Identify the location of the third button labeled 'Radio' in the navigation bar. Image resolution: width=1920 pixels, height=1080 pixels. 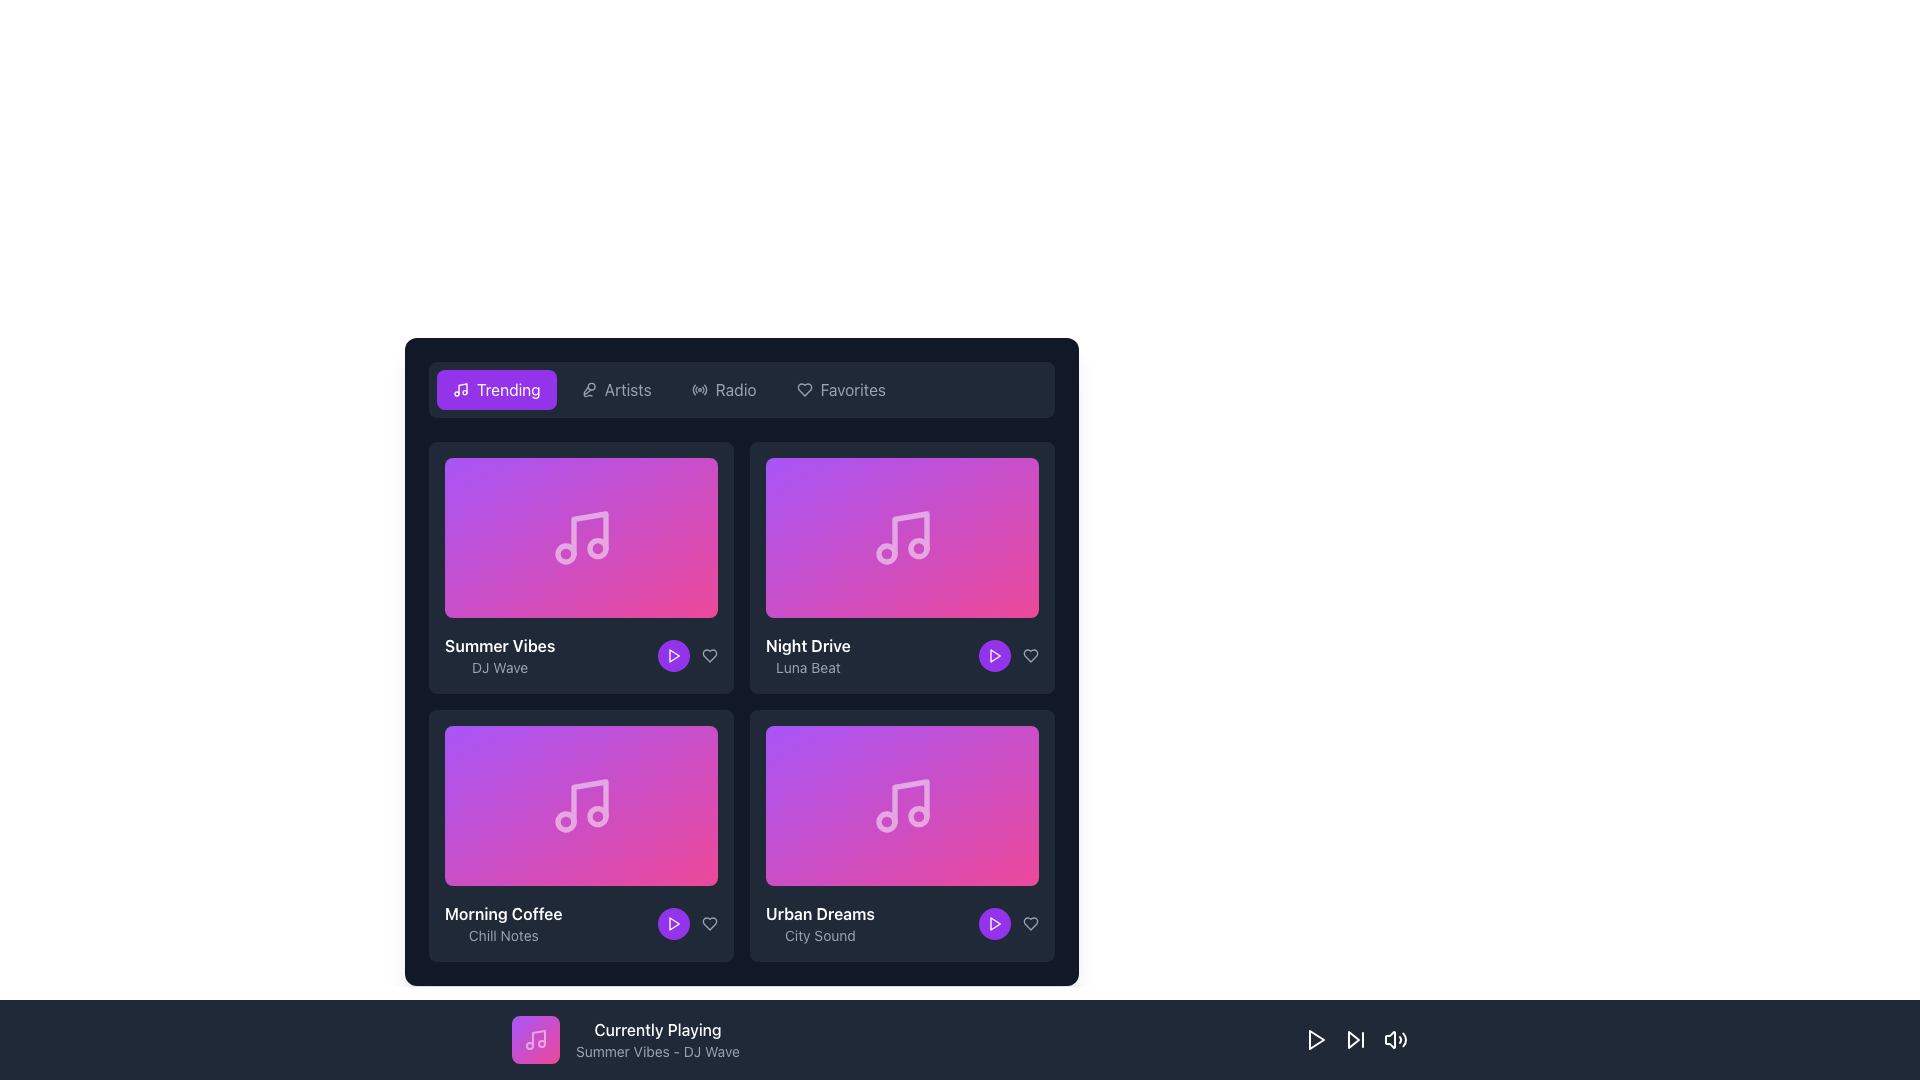
(741, 389).